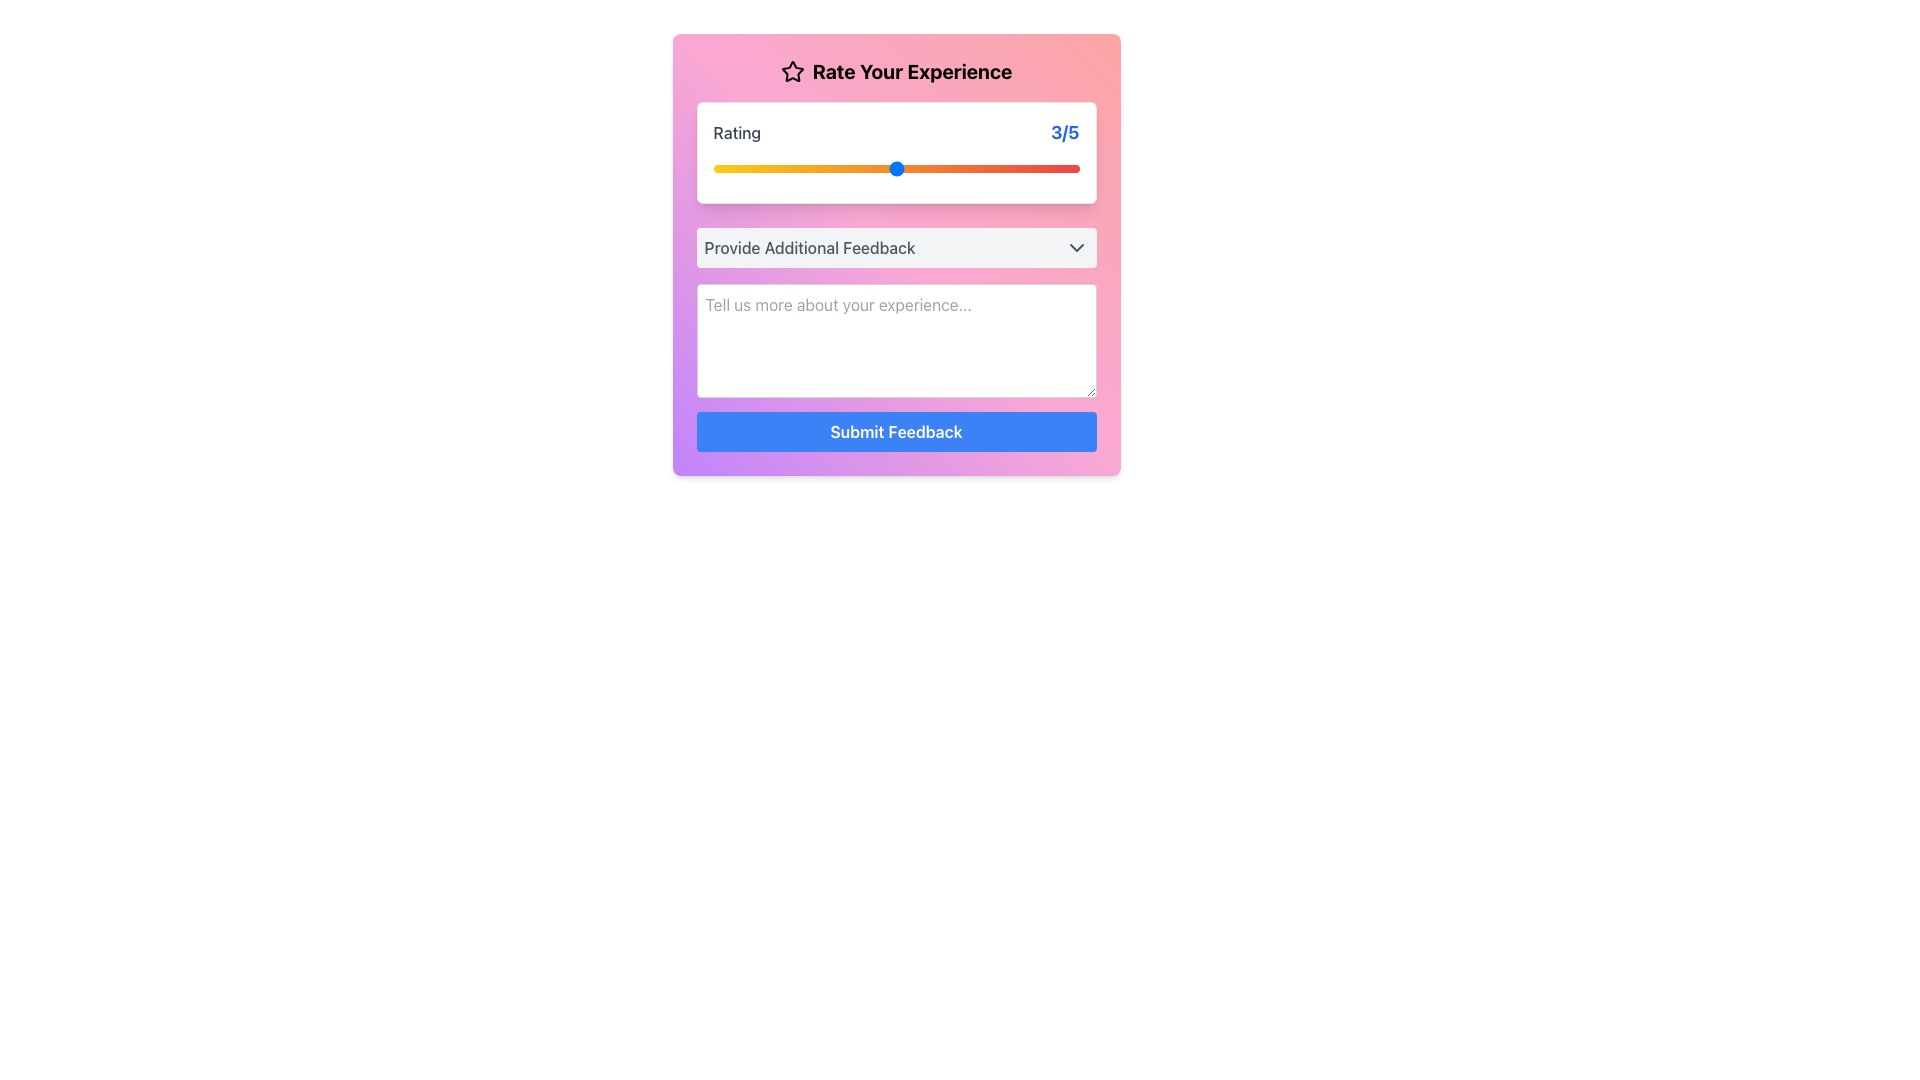 The image size is (1920, 1080). I want to click on the decorative icon located at the top-center of the interface, slightly to the left of the text 'Rate Your Experience', so click(791, 71).